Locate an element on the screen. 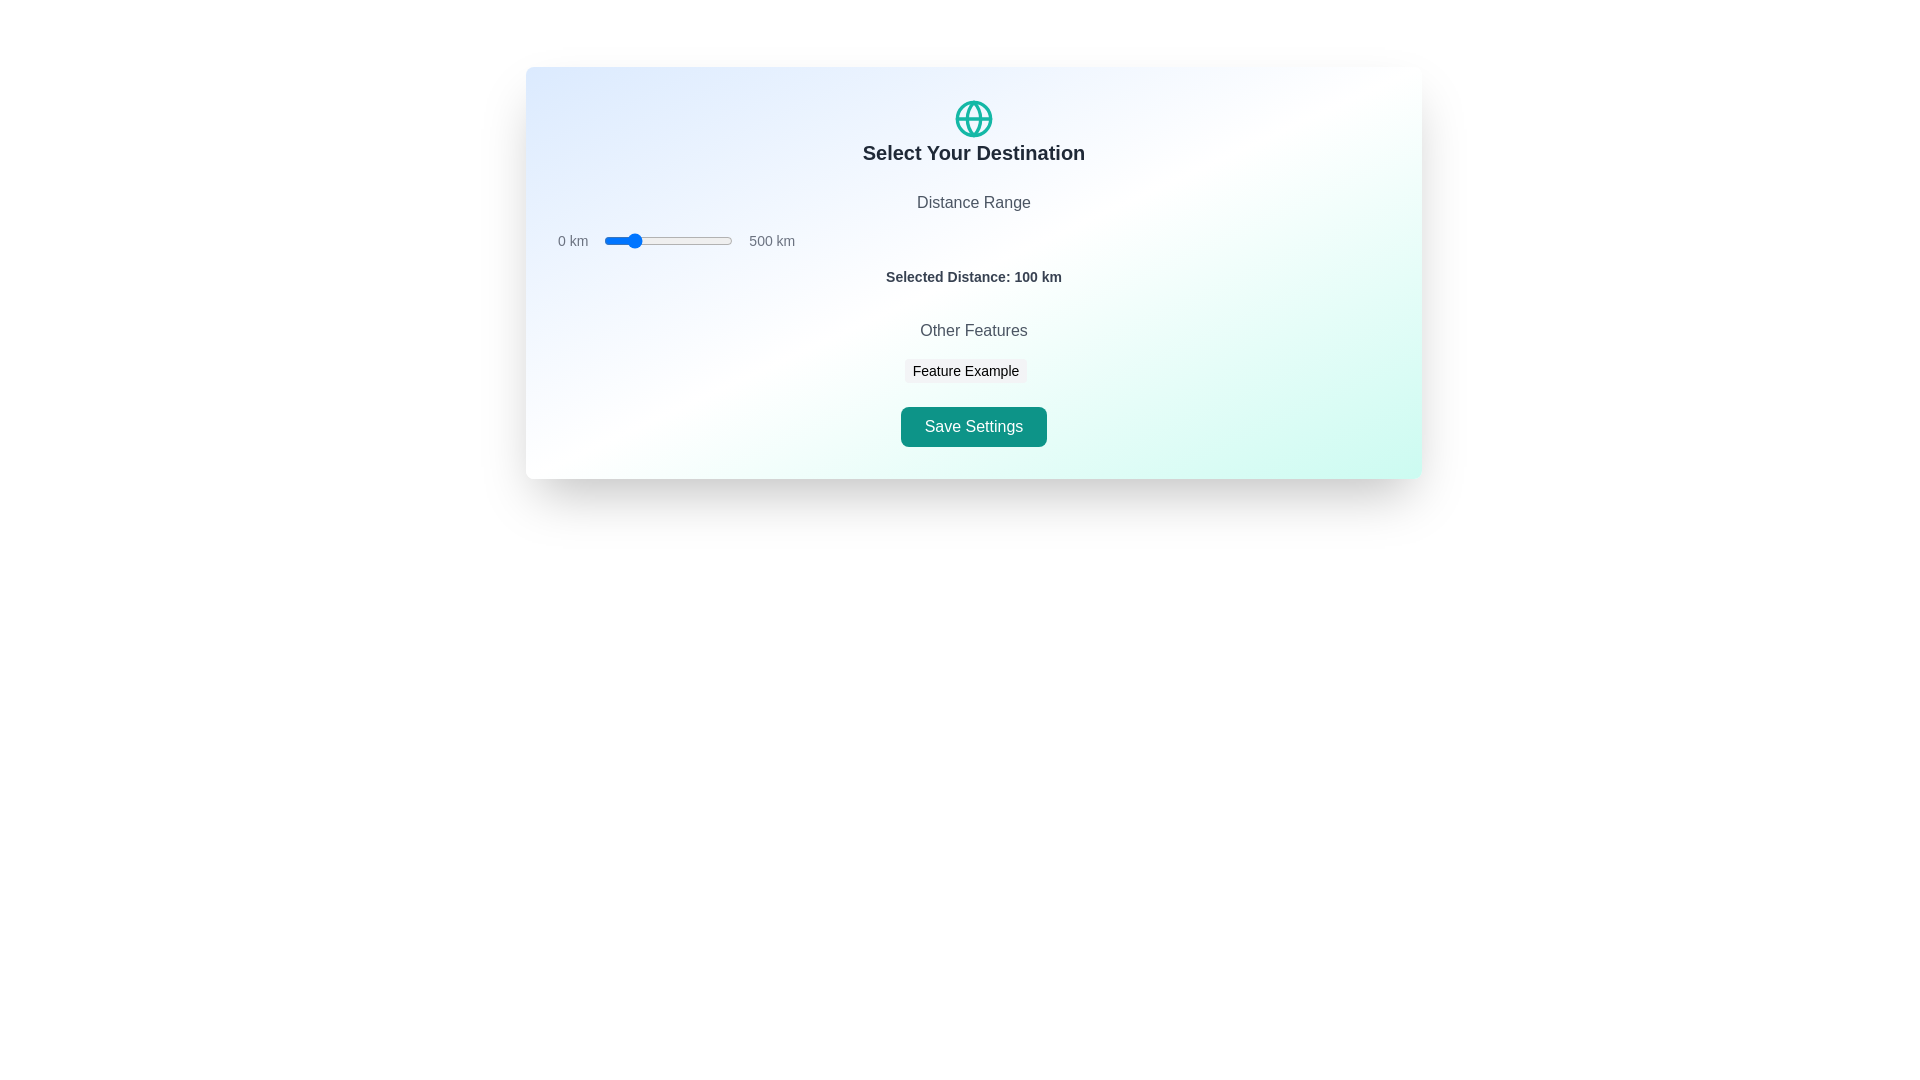 The image size is (1920, 1080). the distance range slider to set the distance to 185 km is located at coordinates (652, 239).